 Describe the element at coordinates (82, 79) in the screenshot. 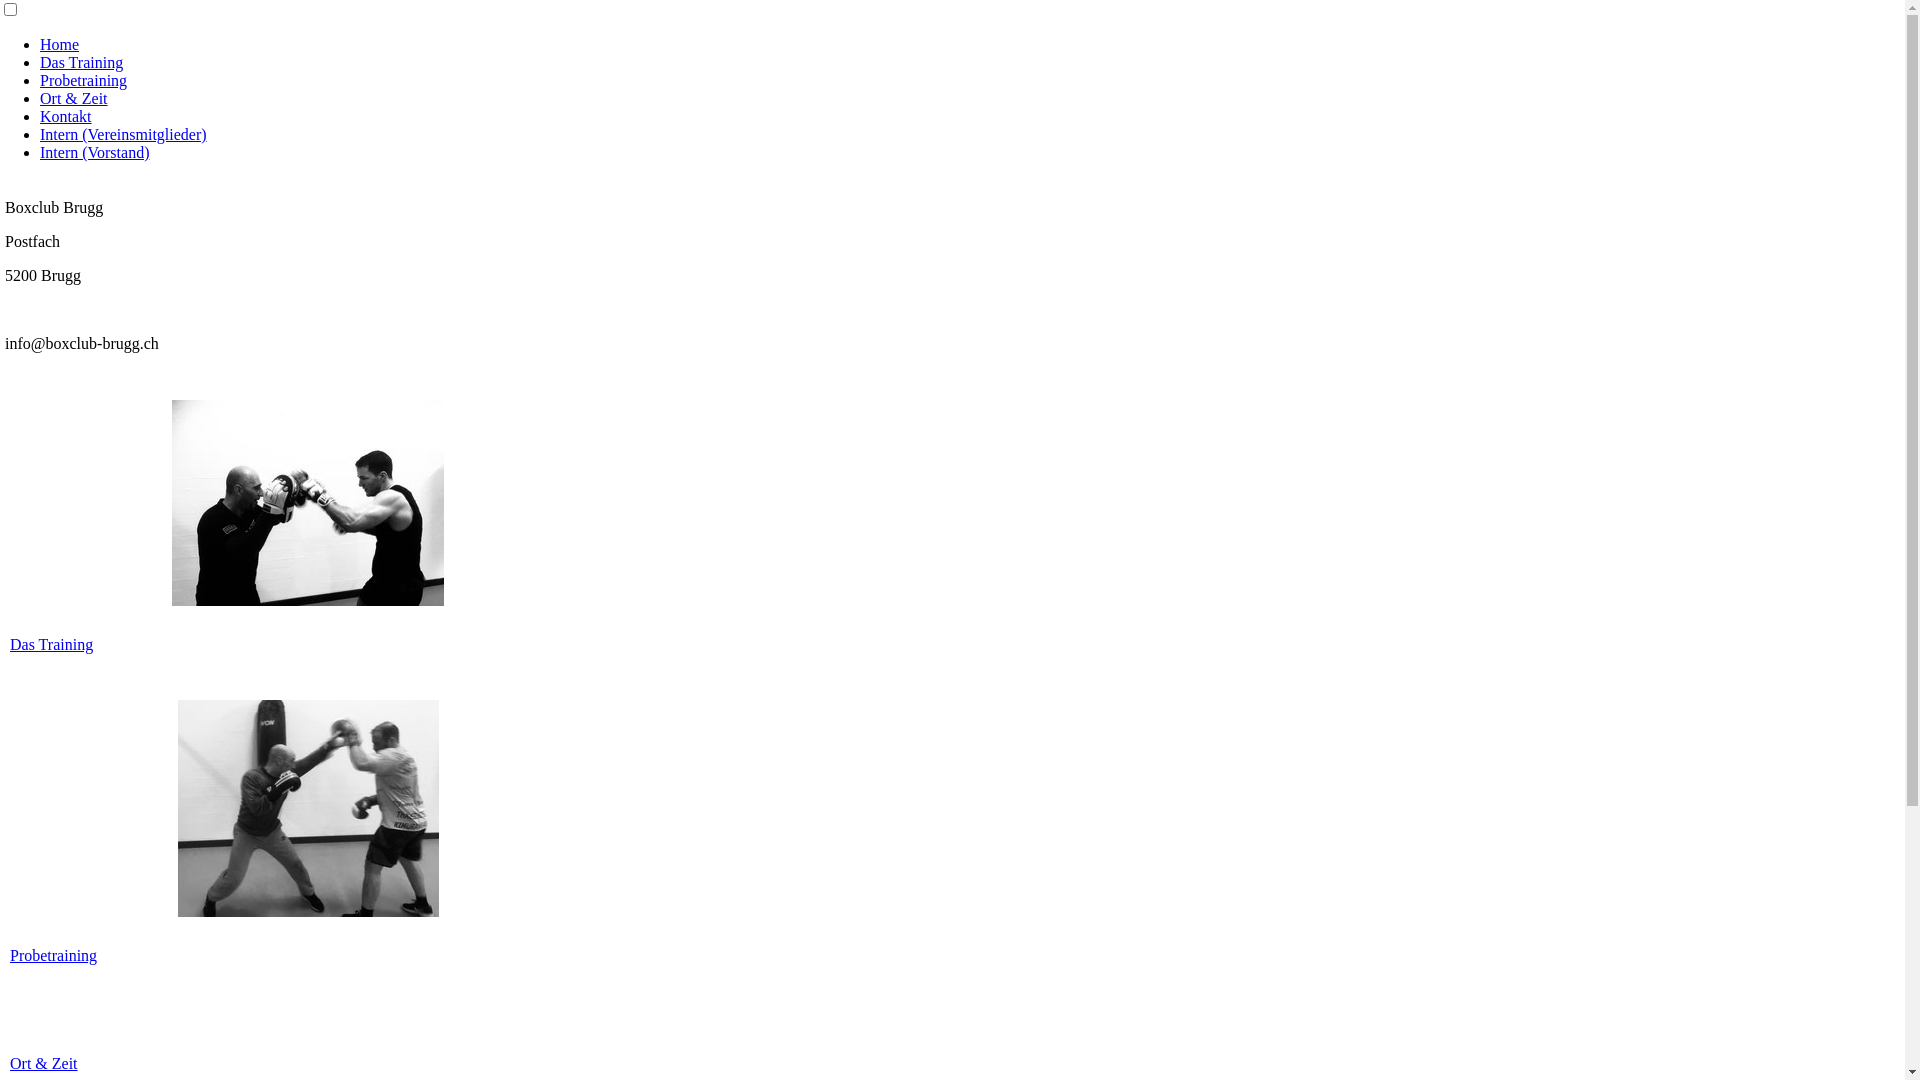

I see `'Probetraining'` at that location.